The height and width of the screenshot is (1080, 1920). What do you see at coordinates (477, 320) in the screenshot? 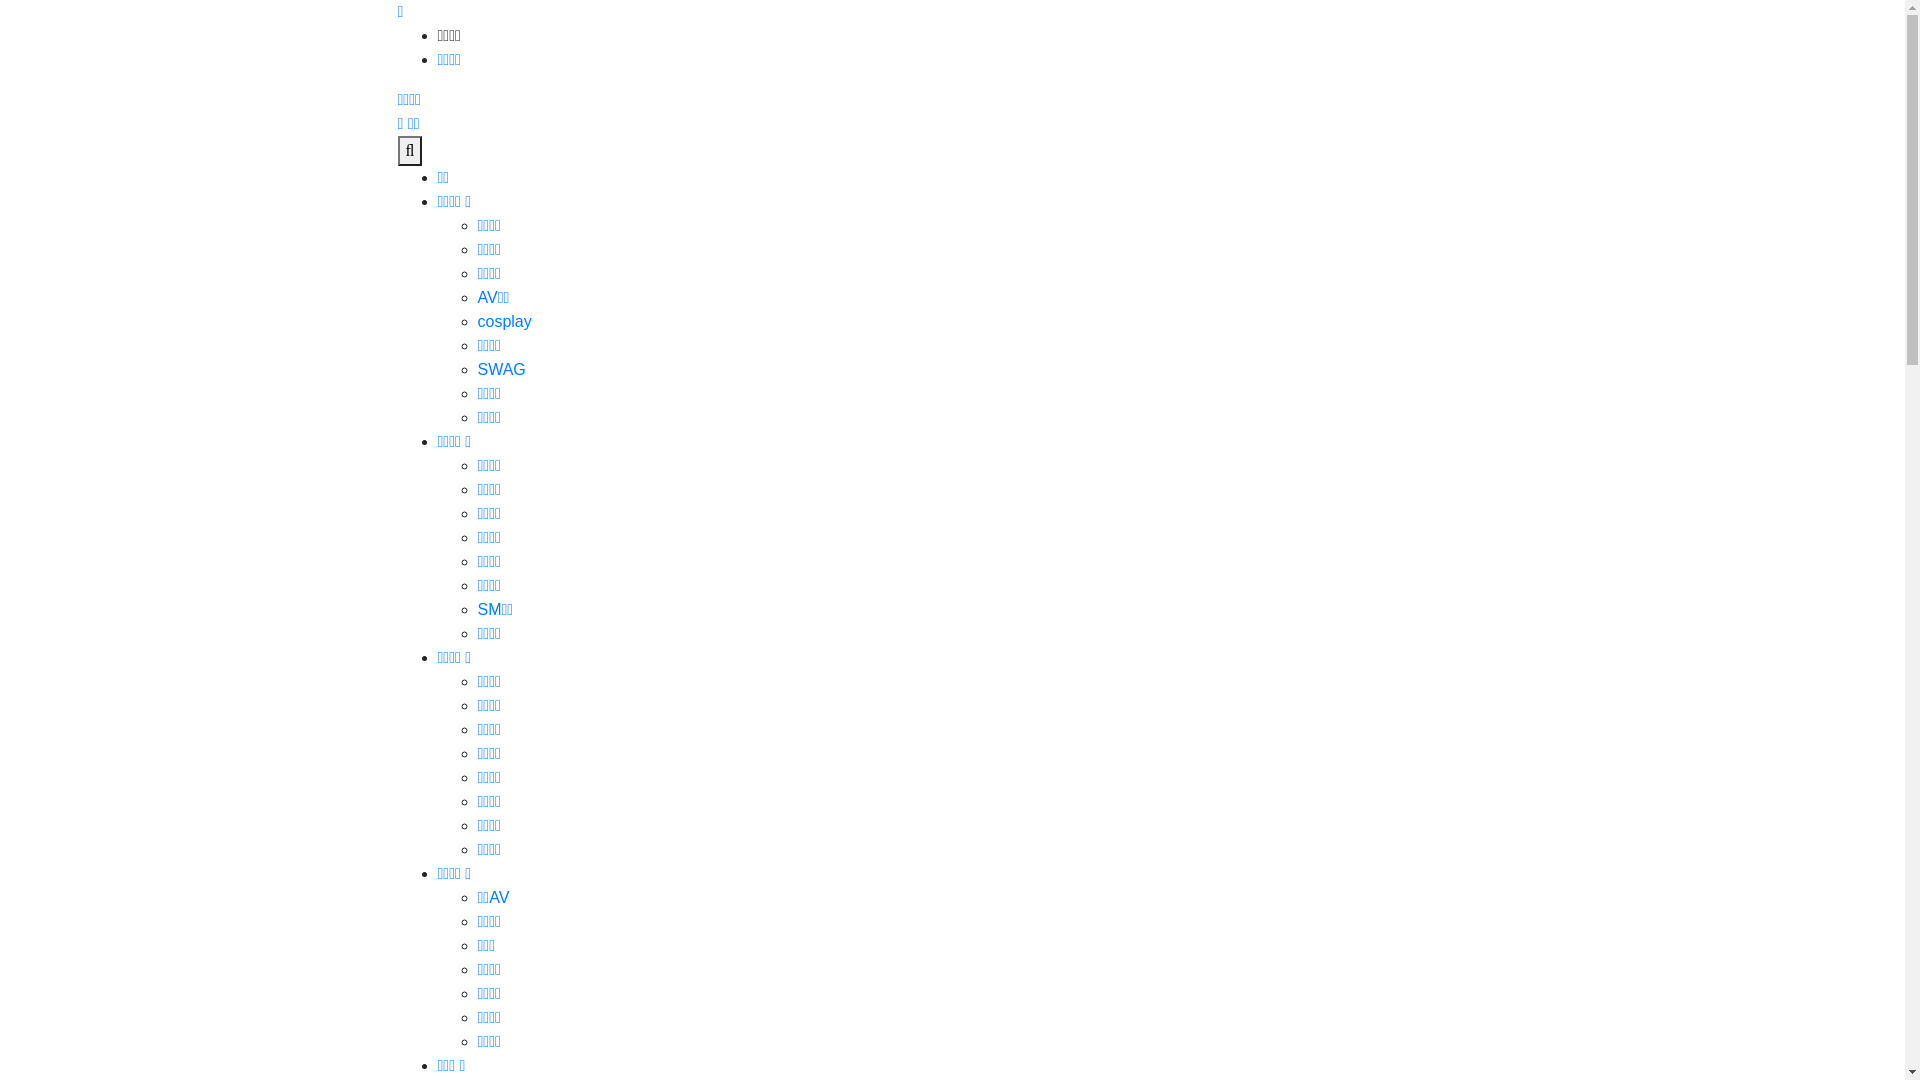
I see `'cosplay'` at bounding box center [477, 320].